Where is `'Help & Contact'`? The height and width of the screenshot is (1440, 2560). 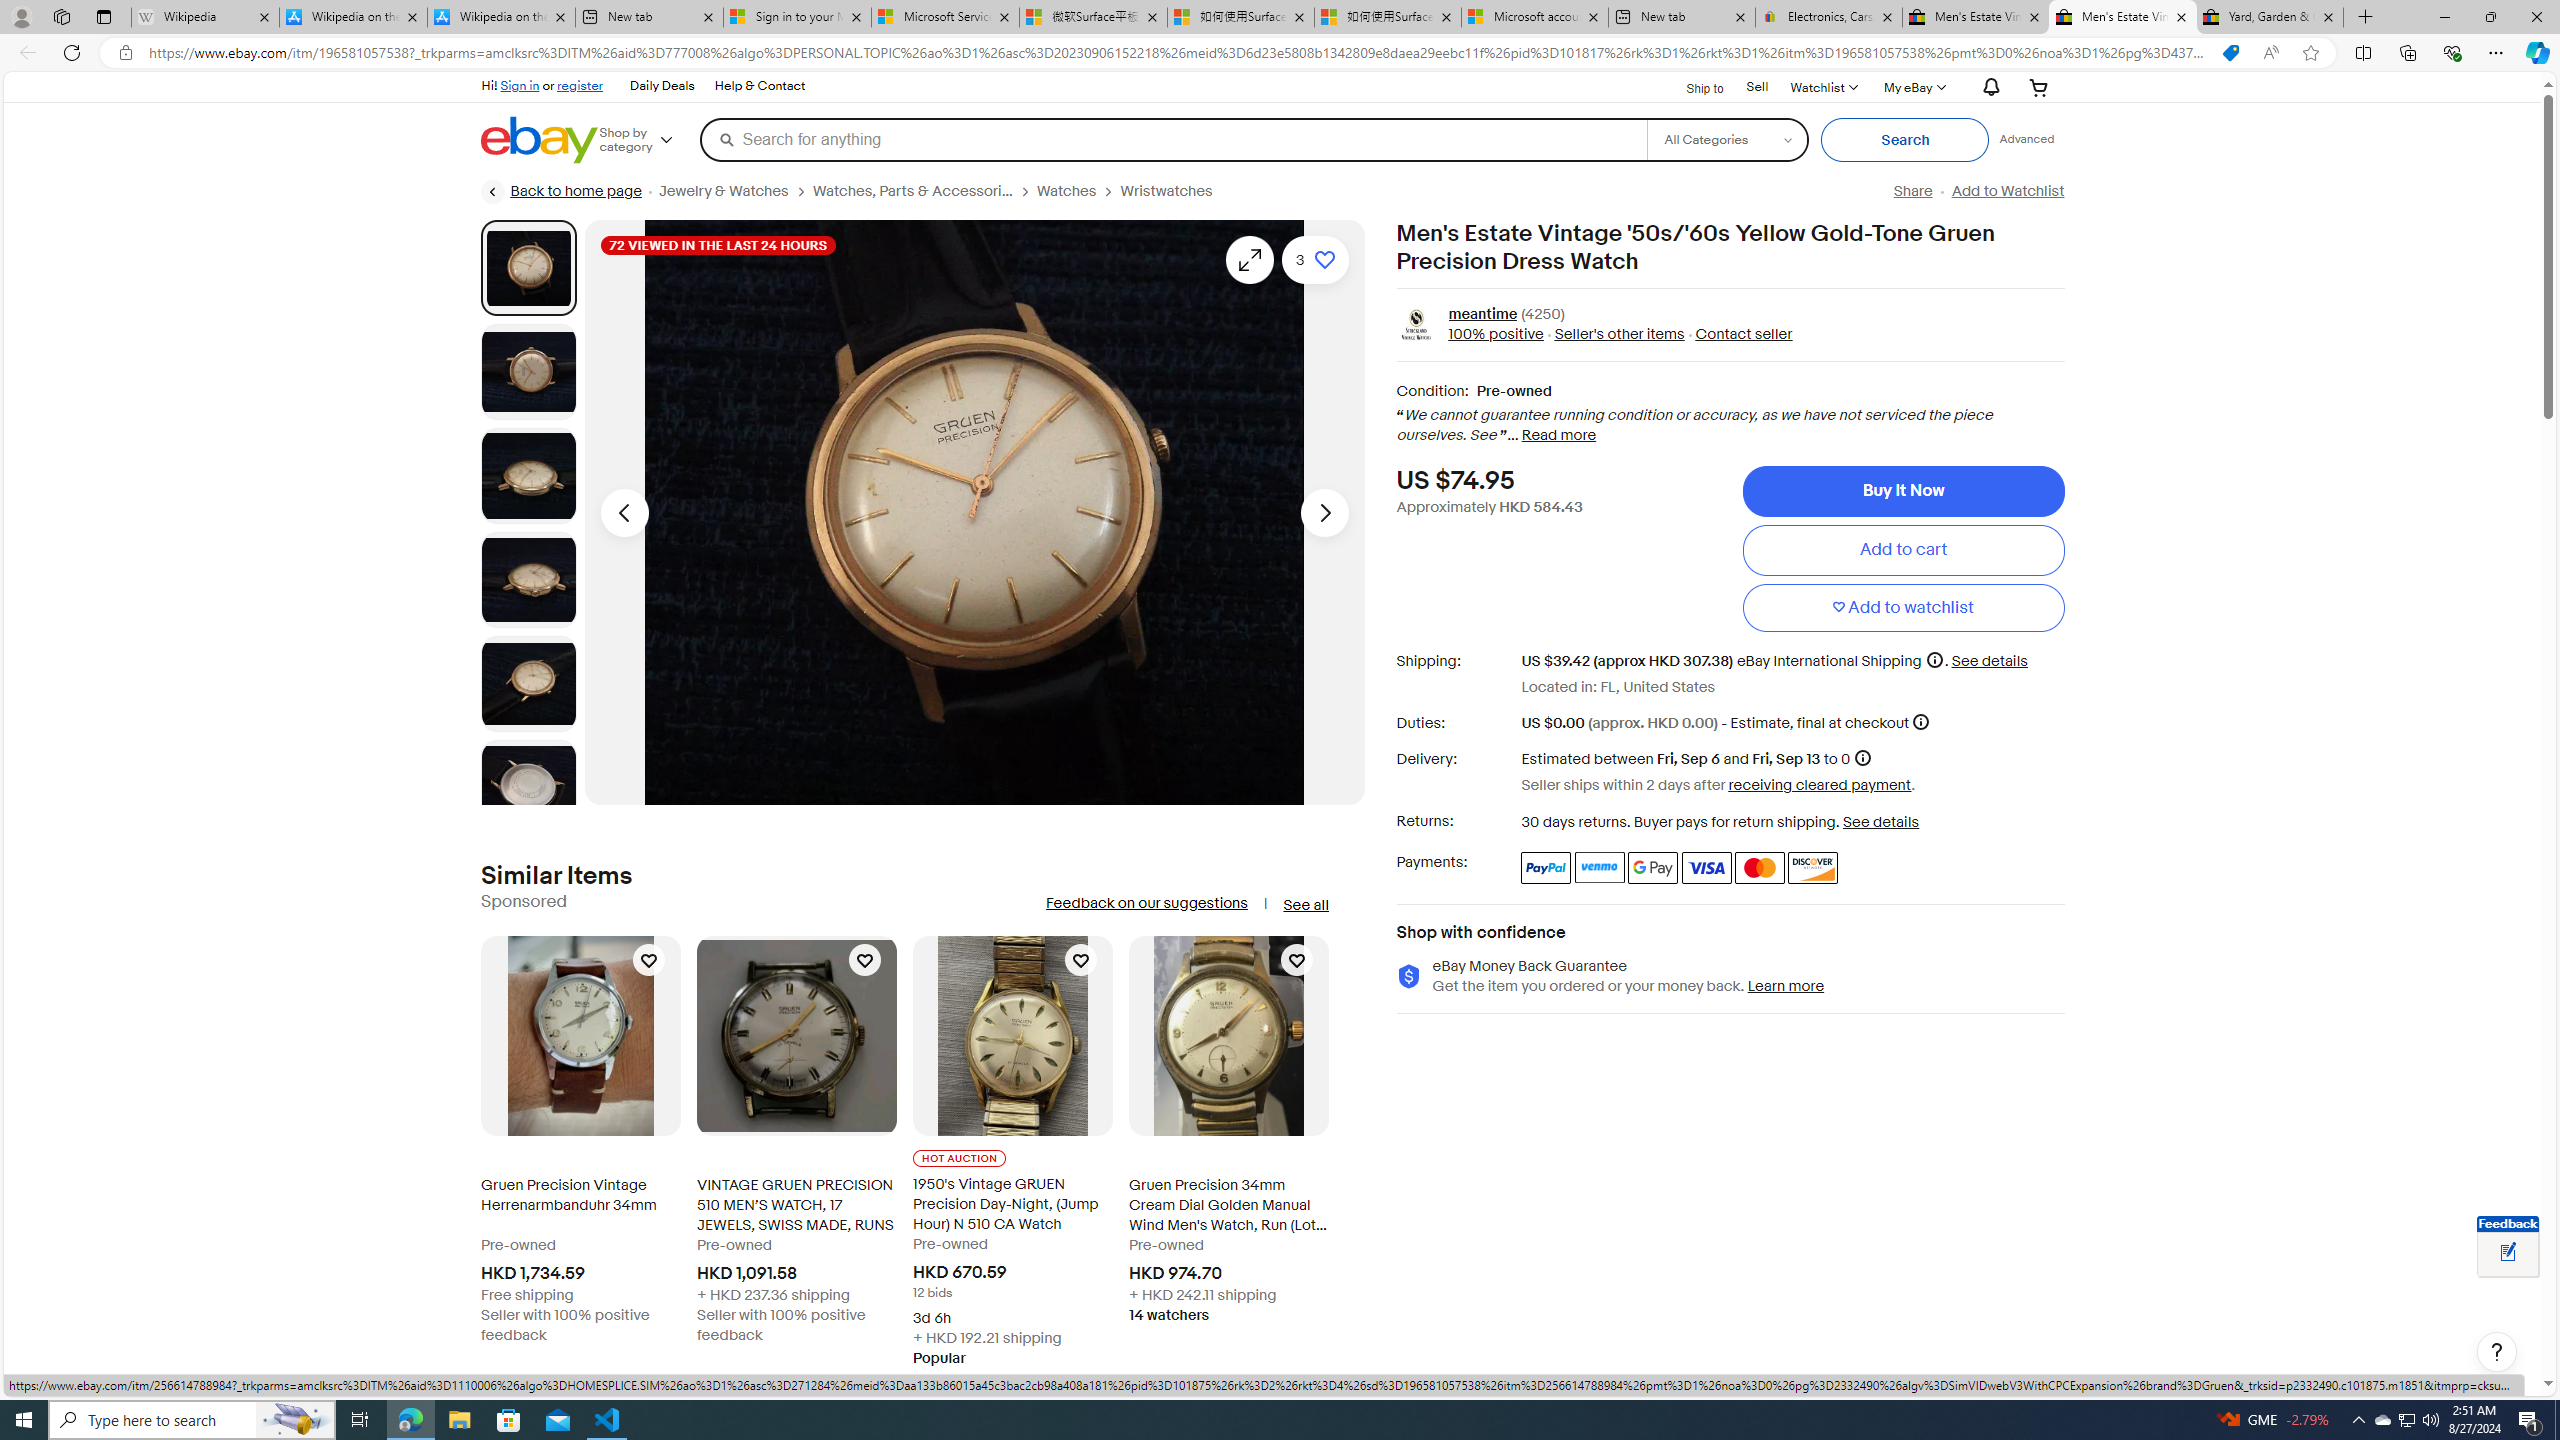
'Help & Contact' is located at coordinates (759, 87).